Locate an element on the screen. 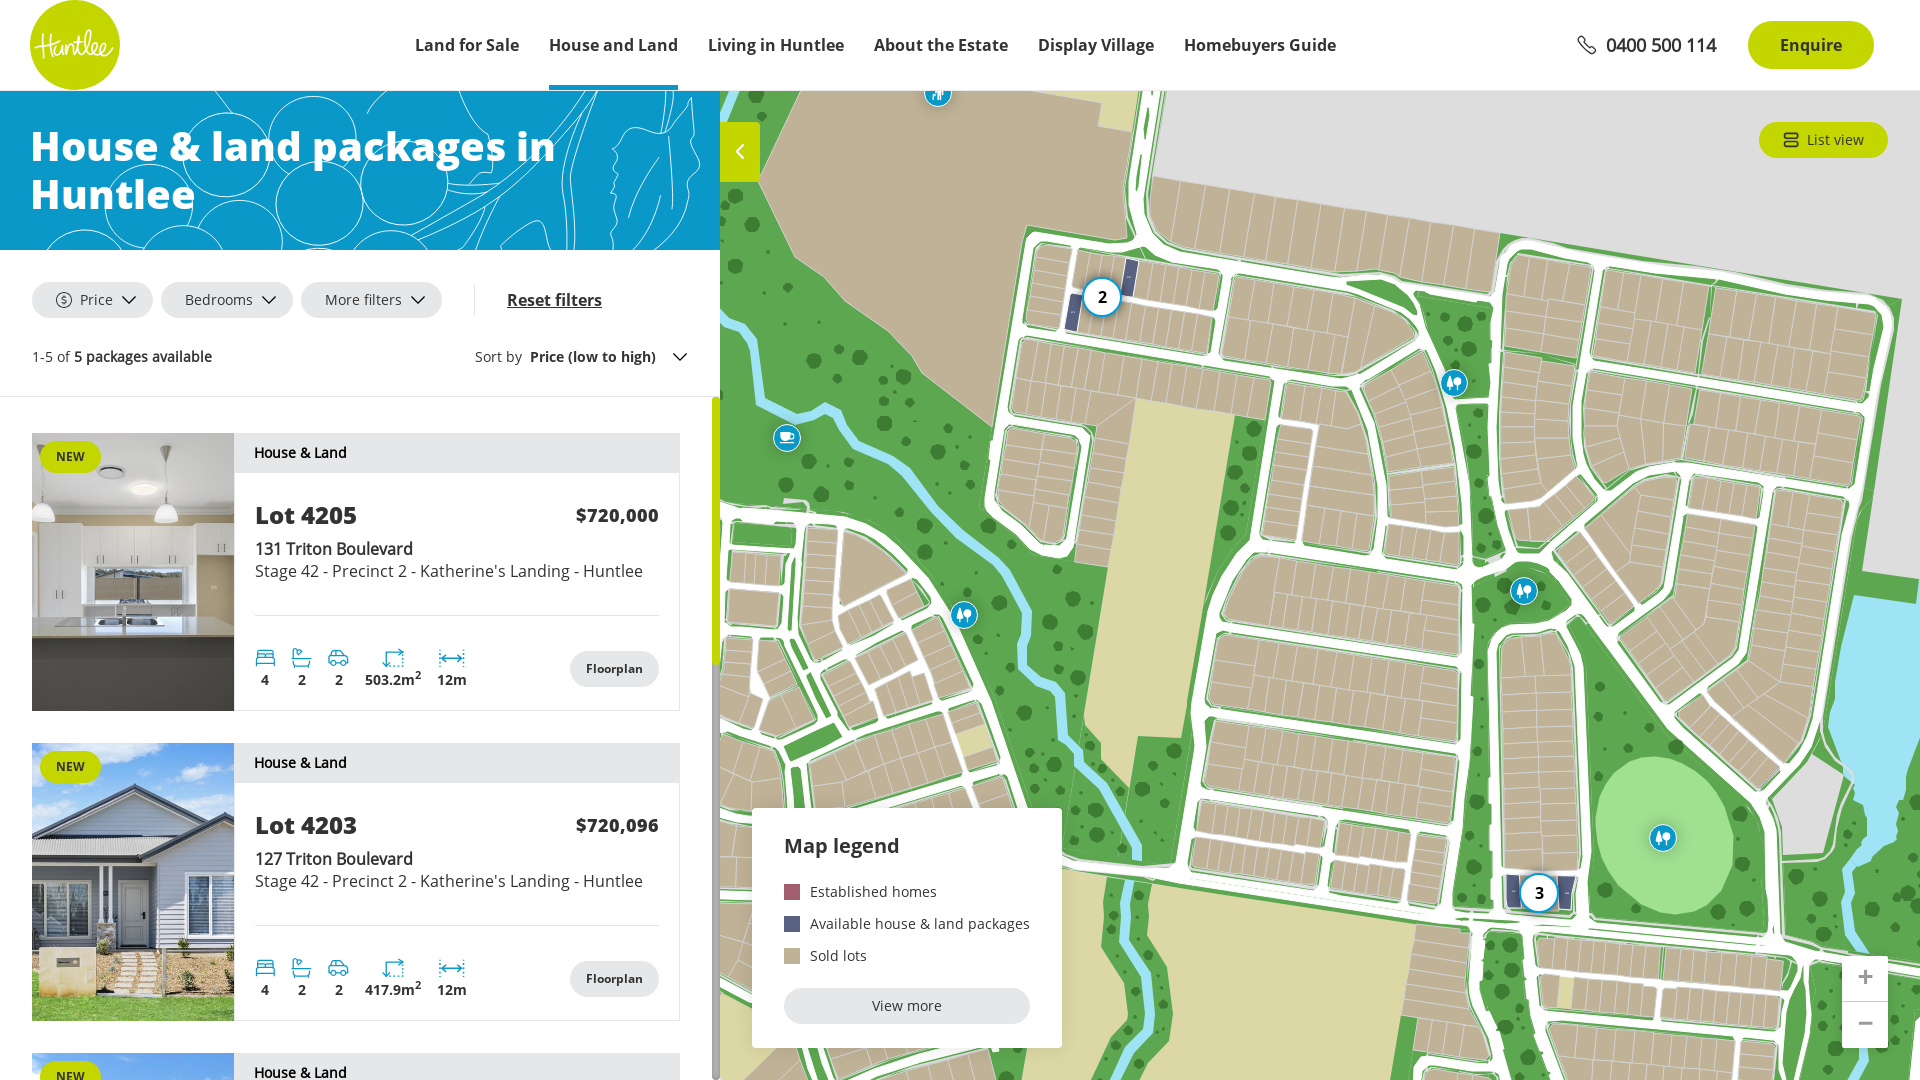  '+' is located at coordinates (1864, 978).